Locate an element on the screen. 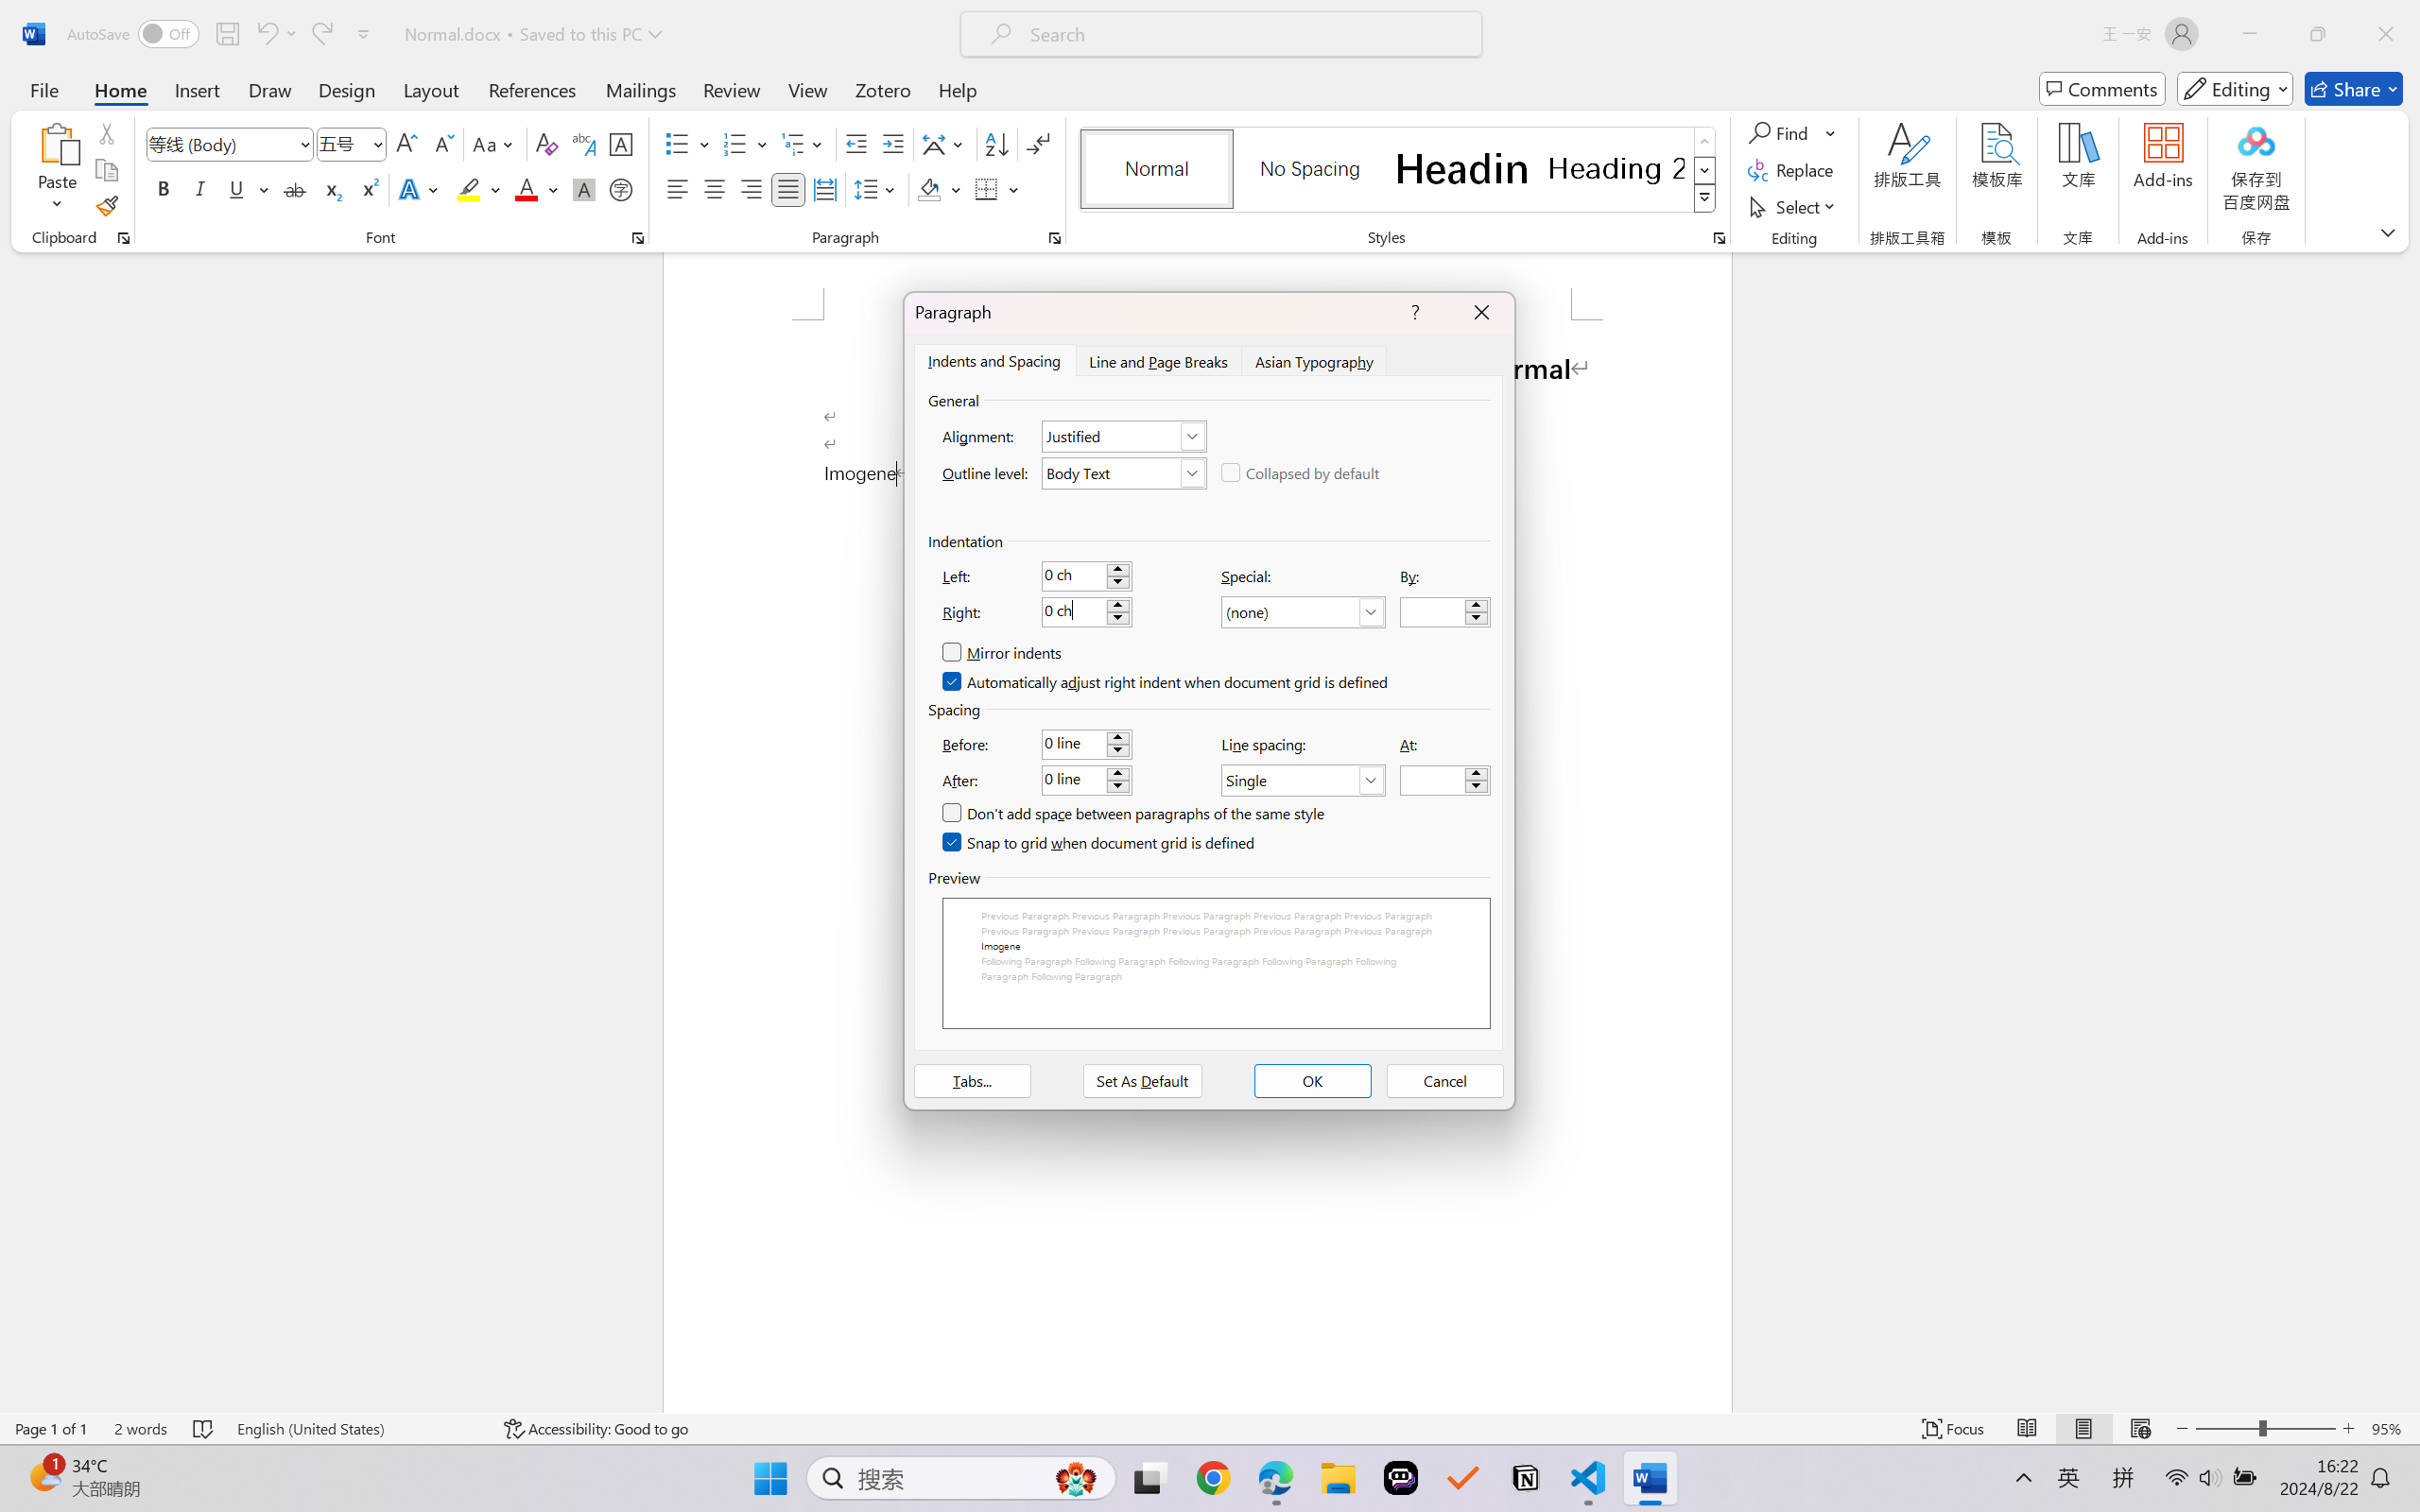  'At:' is located at coordinates (1445, 779).